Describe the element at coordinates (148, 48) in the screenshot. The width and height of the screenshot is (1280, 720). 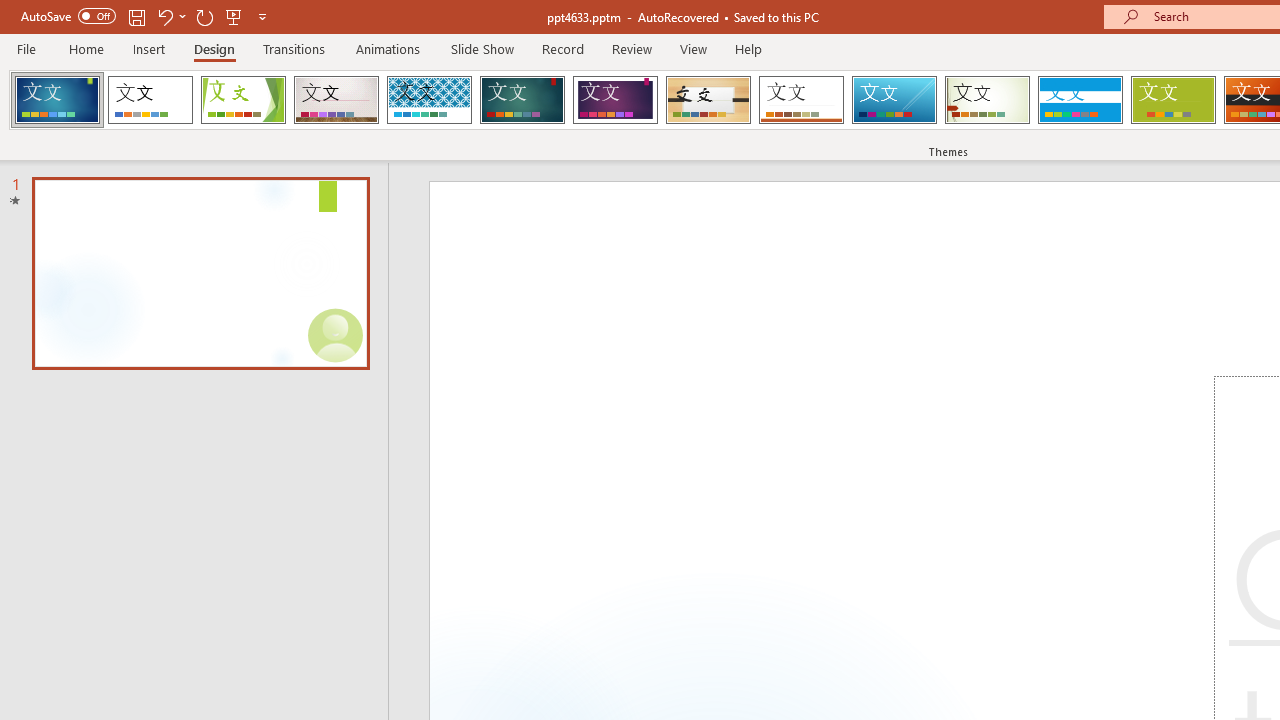
I see `'Insert'` at that location.